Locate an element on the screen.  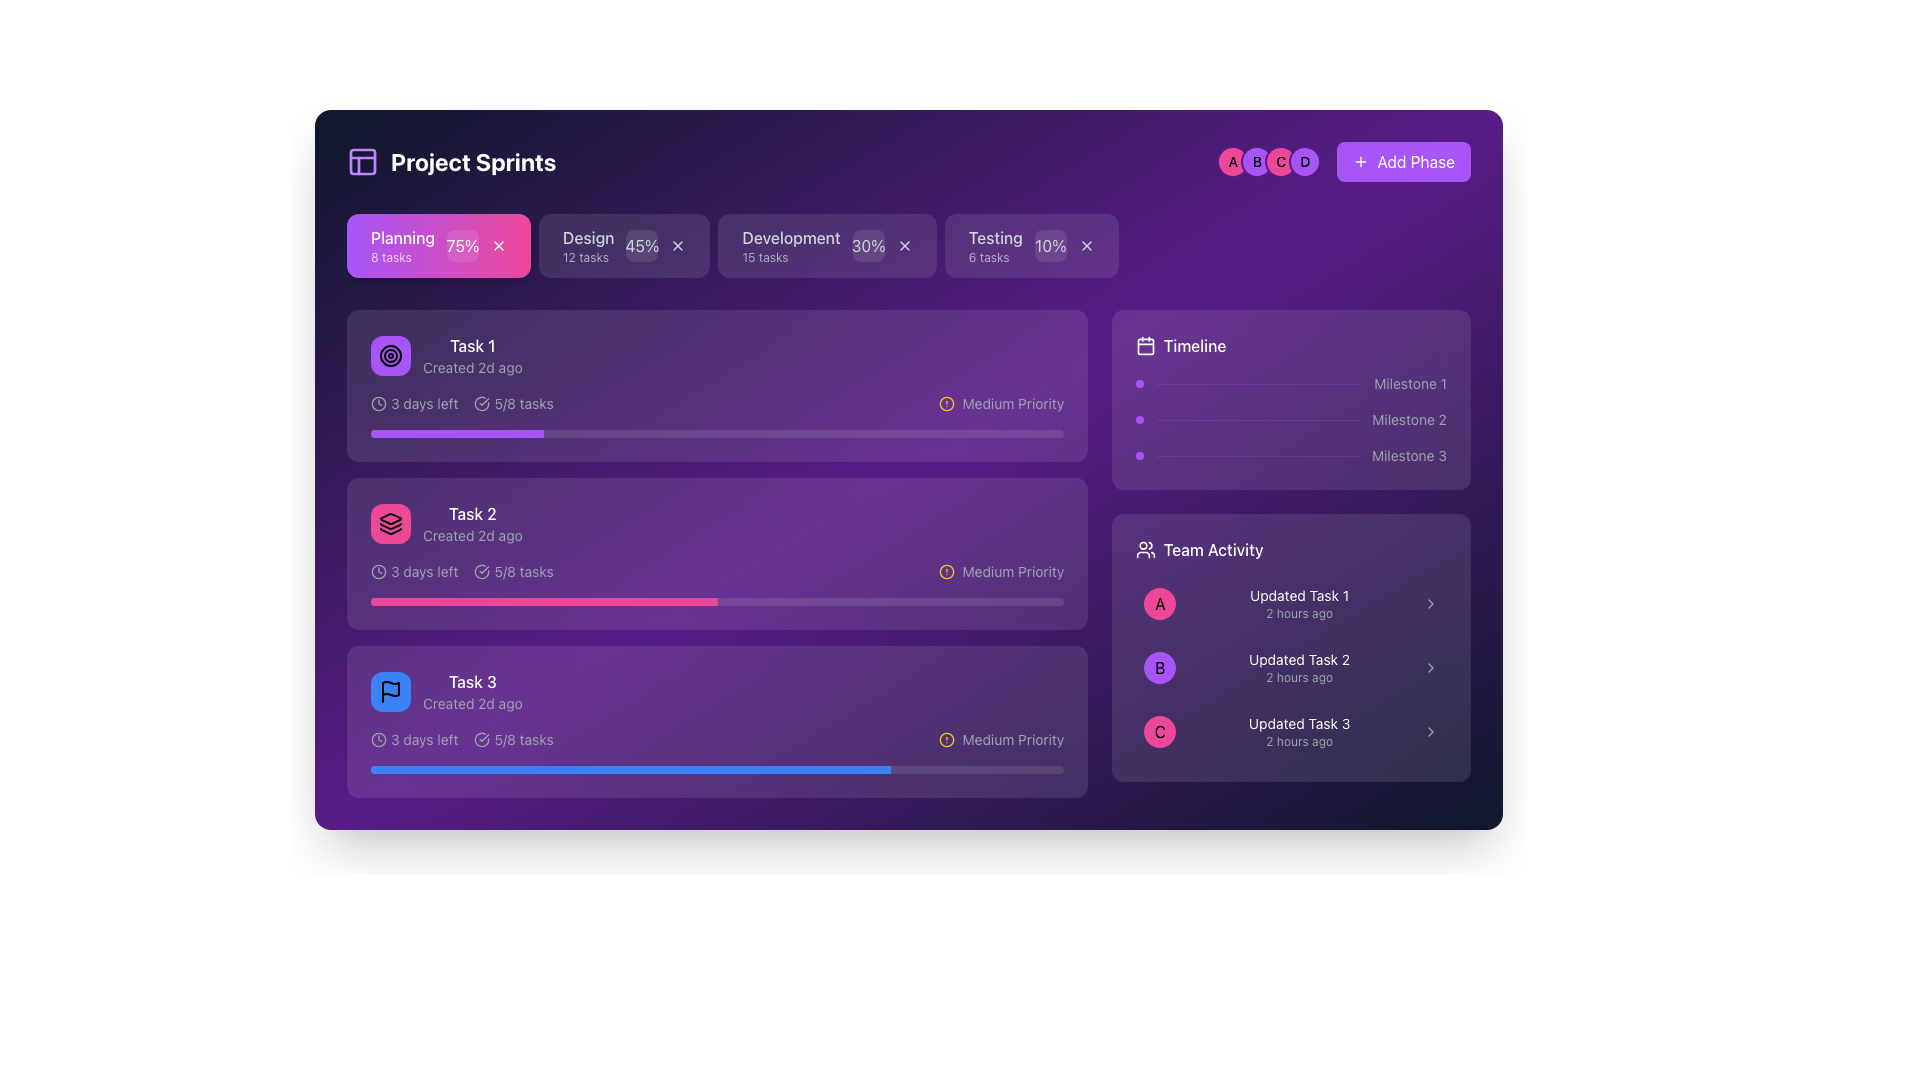
the Avatar or Identifier Icon labeled with 'A', which is the first in a horizontal sequence of four circular icons located at the top-right corner of the interface is located at coordinates (1232, 161).